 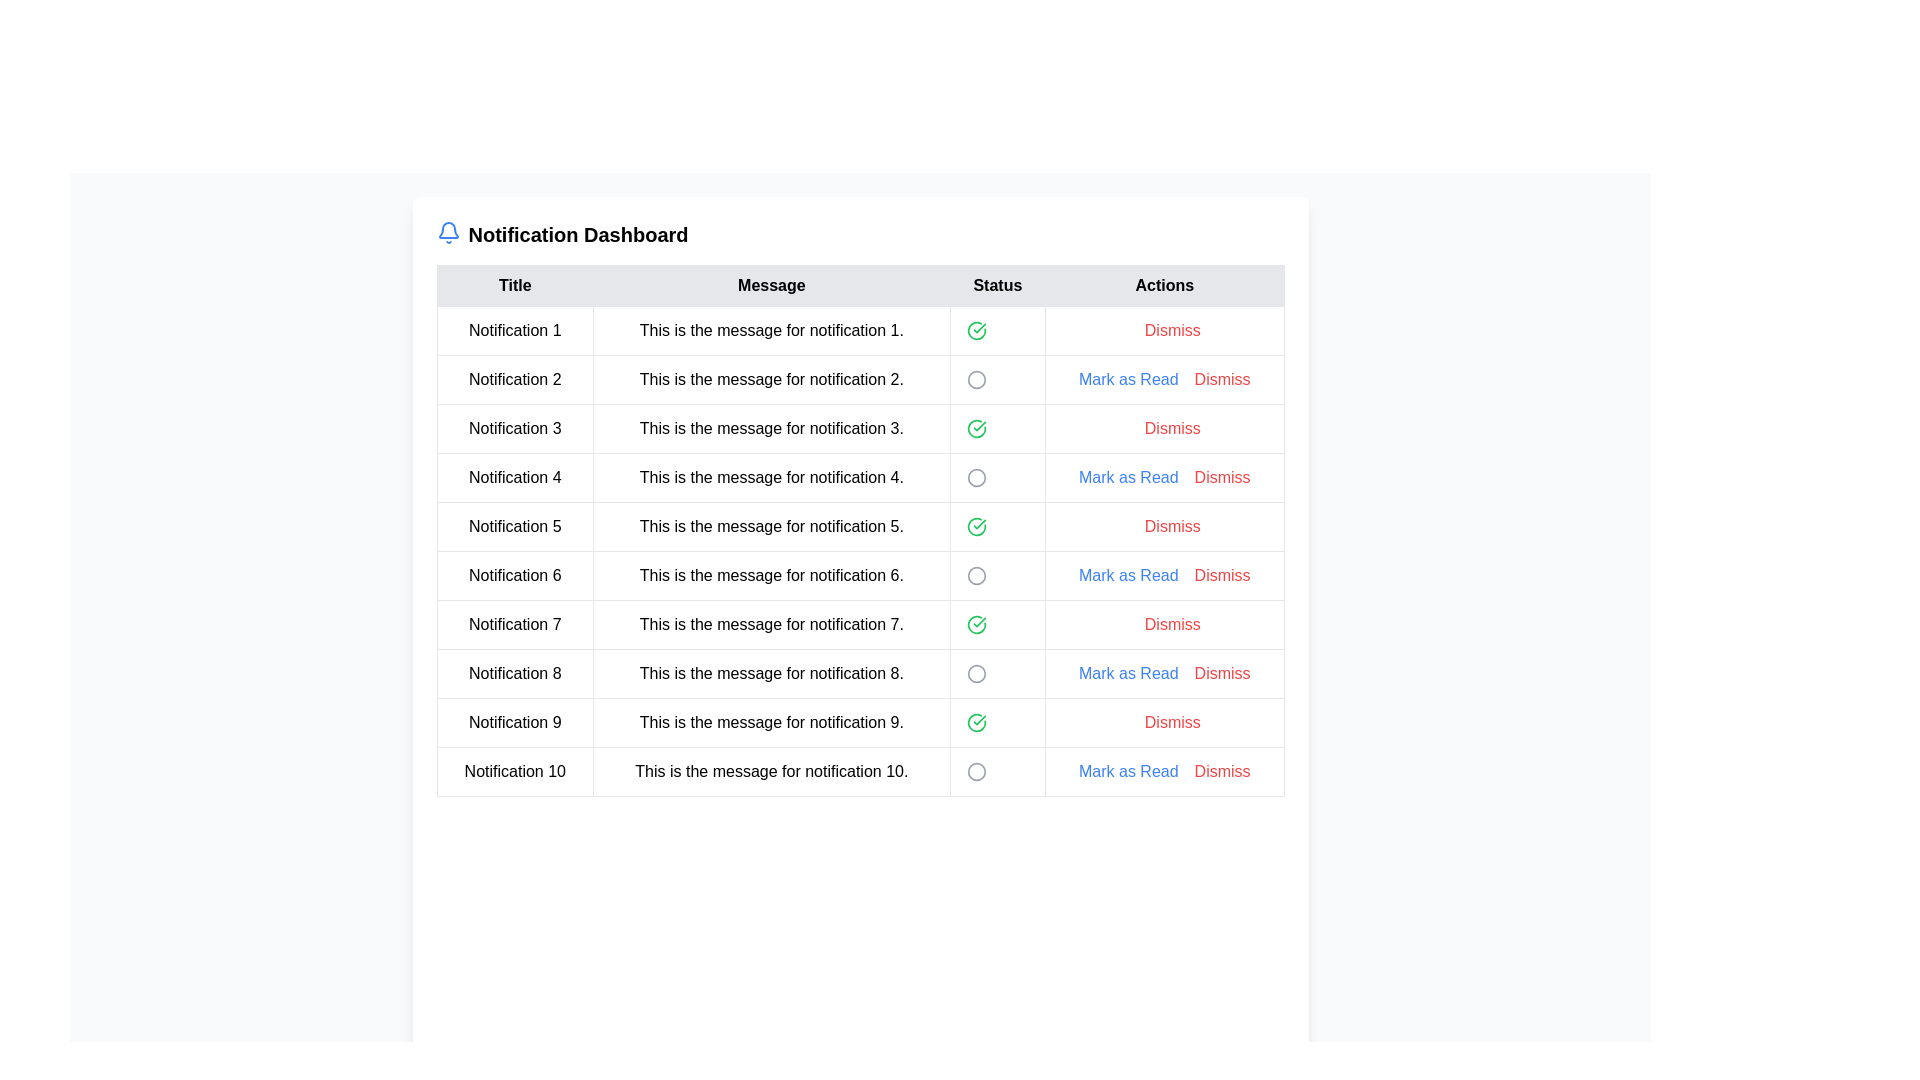 I want to click on the semicircular segment icon within the green circular outline in the fifth row of the notification table under the 'Status' column, so click(x=976, y=526).